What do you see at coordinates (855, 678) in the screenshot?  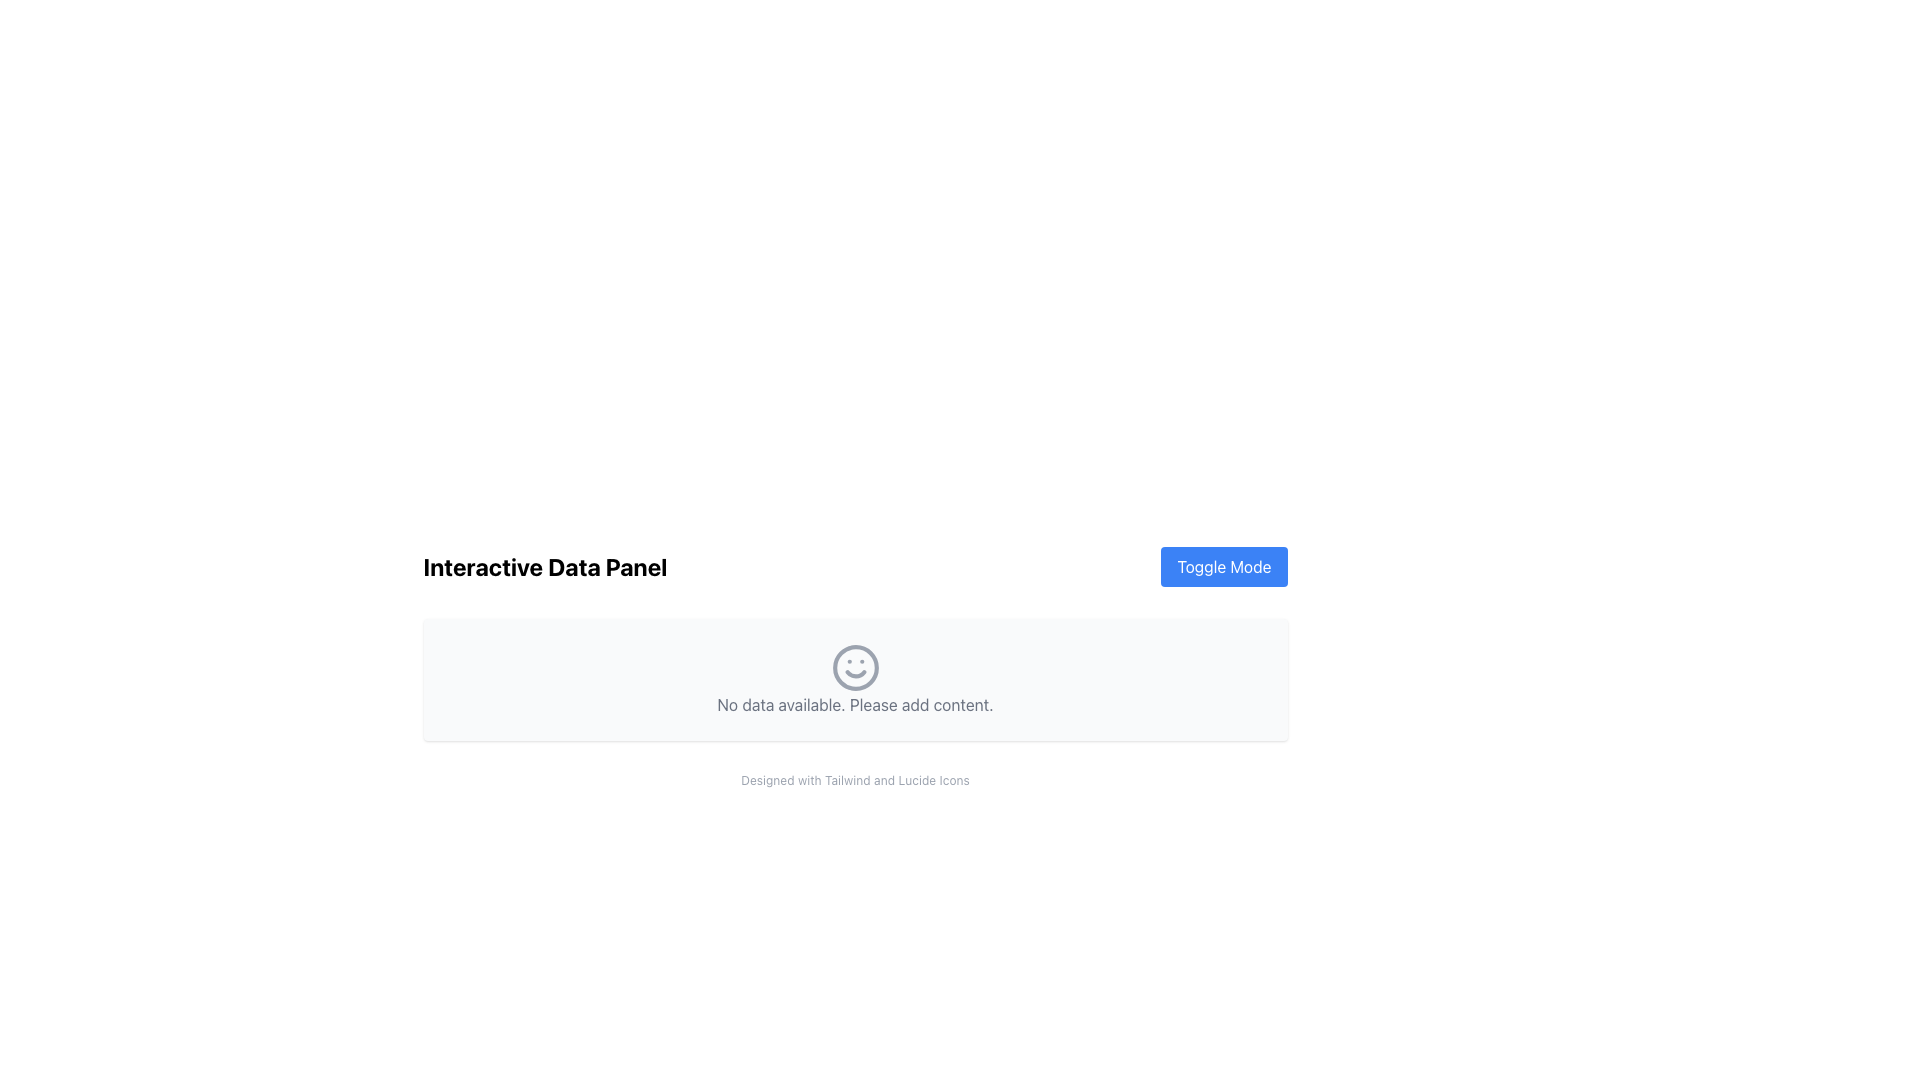 I see `text content of the Informational message panel, which has a light gray background and displays a message stating 'No data available. Please add content.'` at bounding box center [855, 678].